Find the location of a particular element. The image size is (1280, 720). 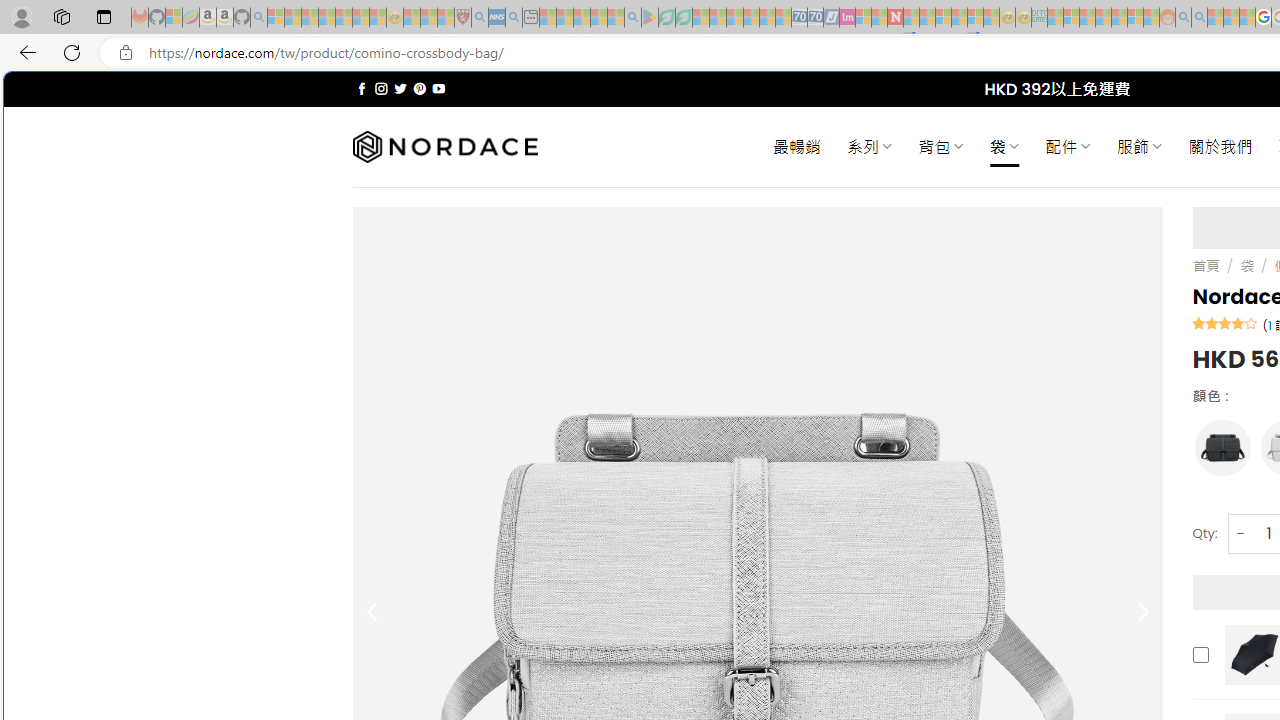

'Utah sues federal government - Search - Sleeping' is located at coordinates (1199, 17).